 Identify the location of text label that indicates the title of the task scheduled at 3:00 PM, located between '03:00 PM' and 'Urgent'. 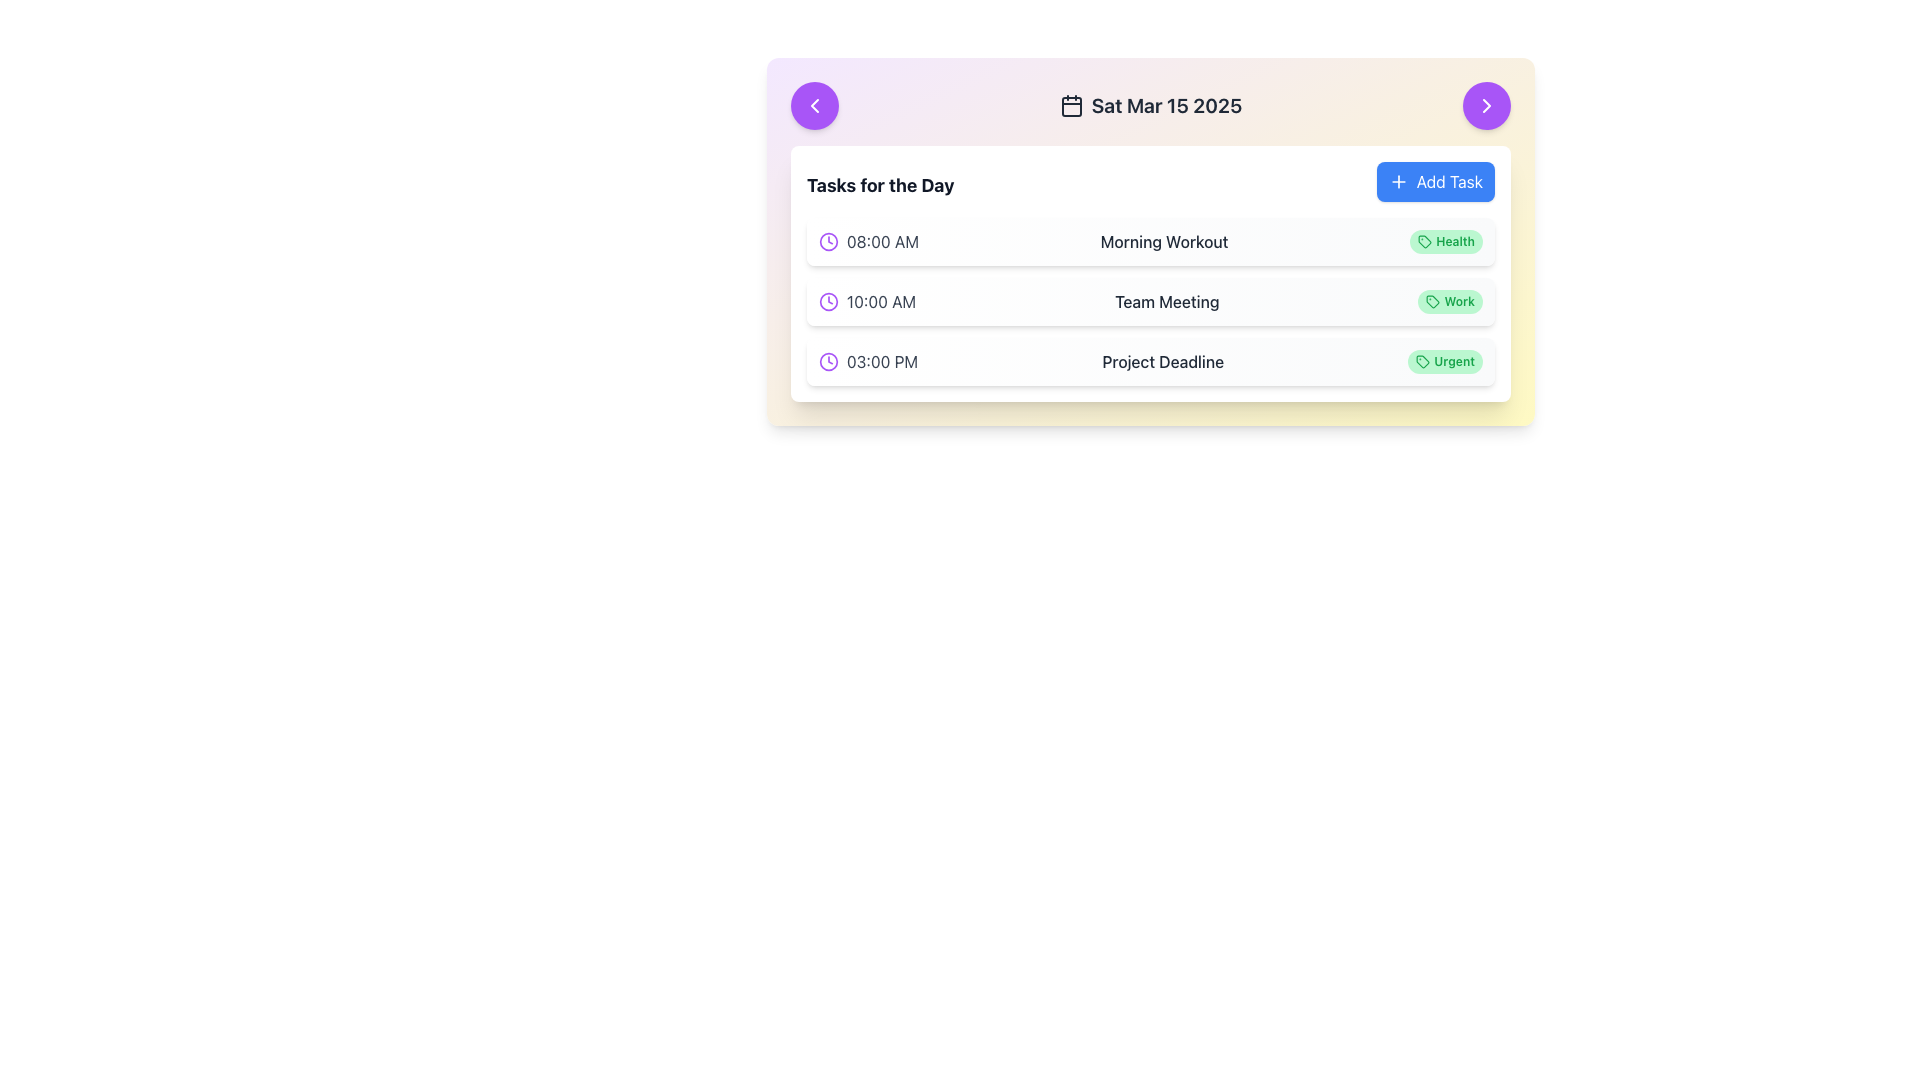
(1163, 362).